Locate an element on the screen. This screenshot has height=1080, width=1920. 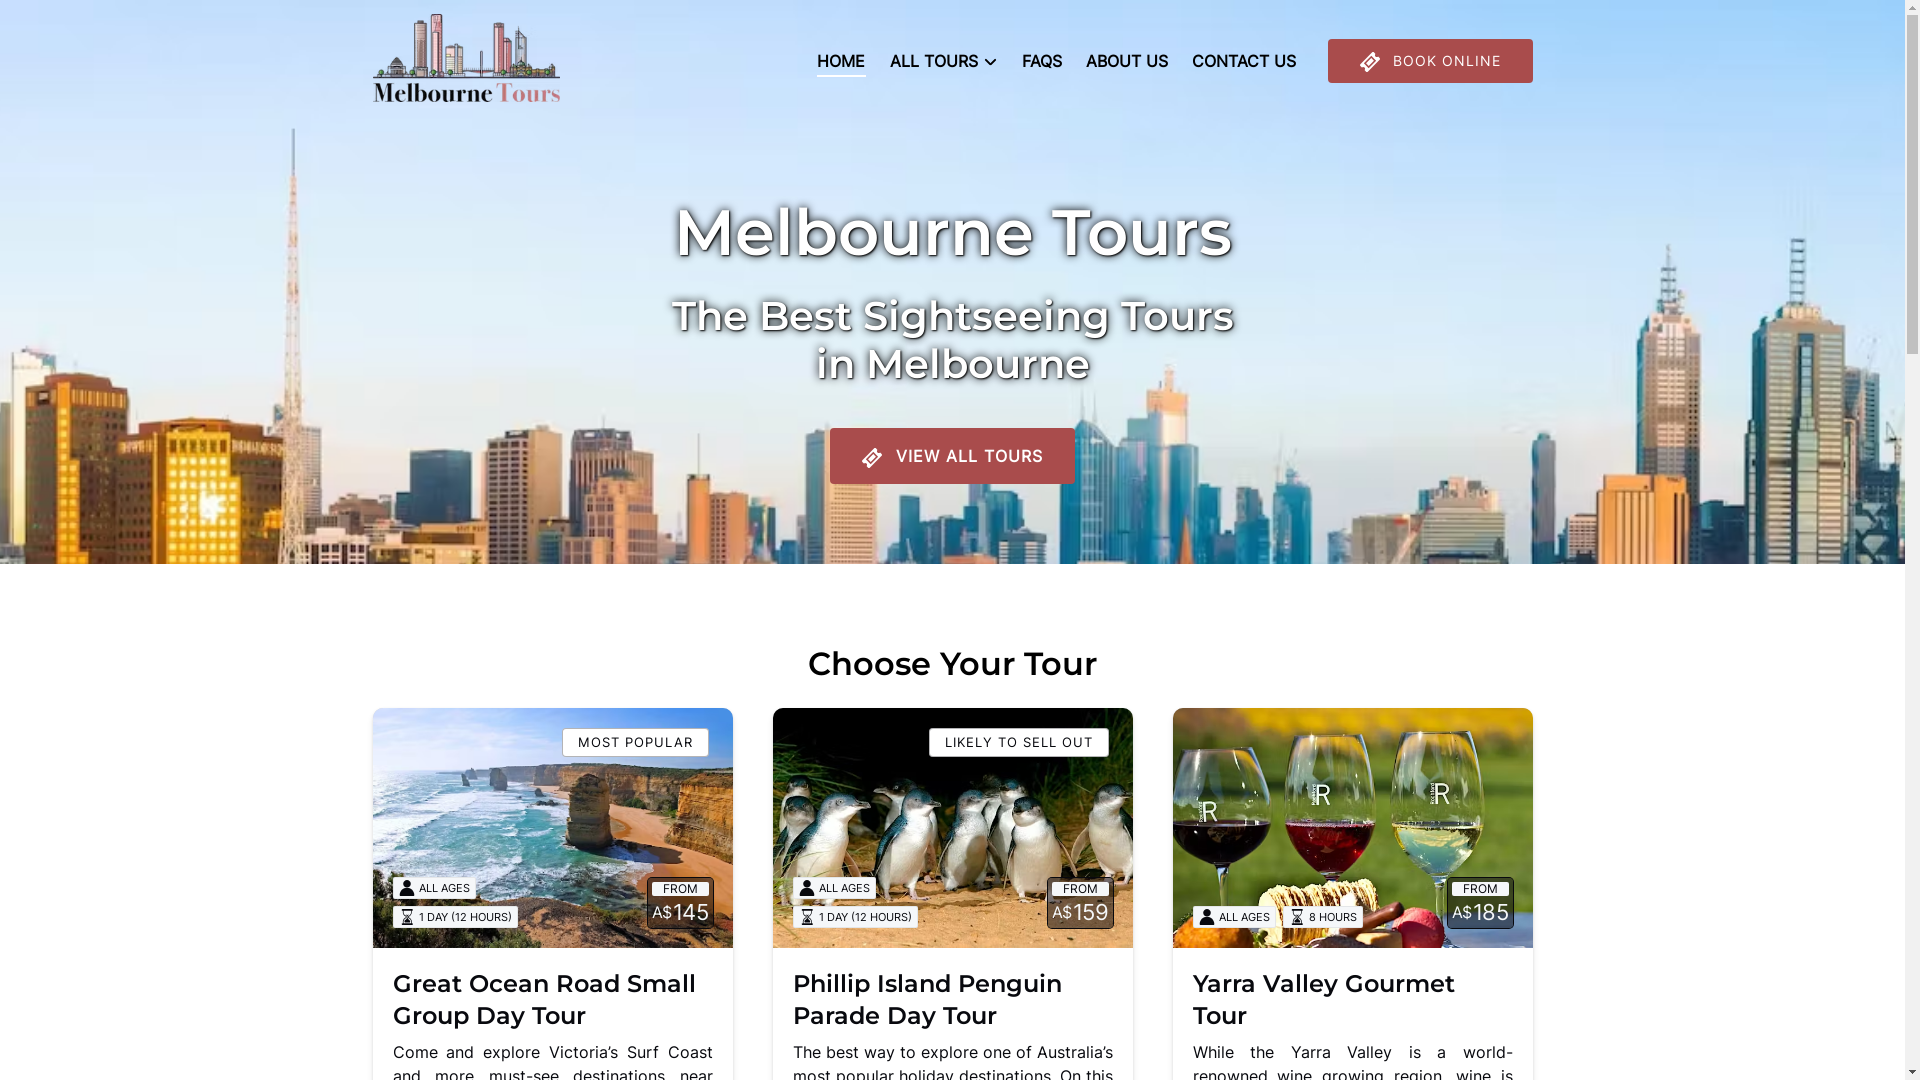
'HOME' is located at coordinates (805, 60).